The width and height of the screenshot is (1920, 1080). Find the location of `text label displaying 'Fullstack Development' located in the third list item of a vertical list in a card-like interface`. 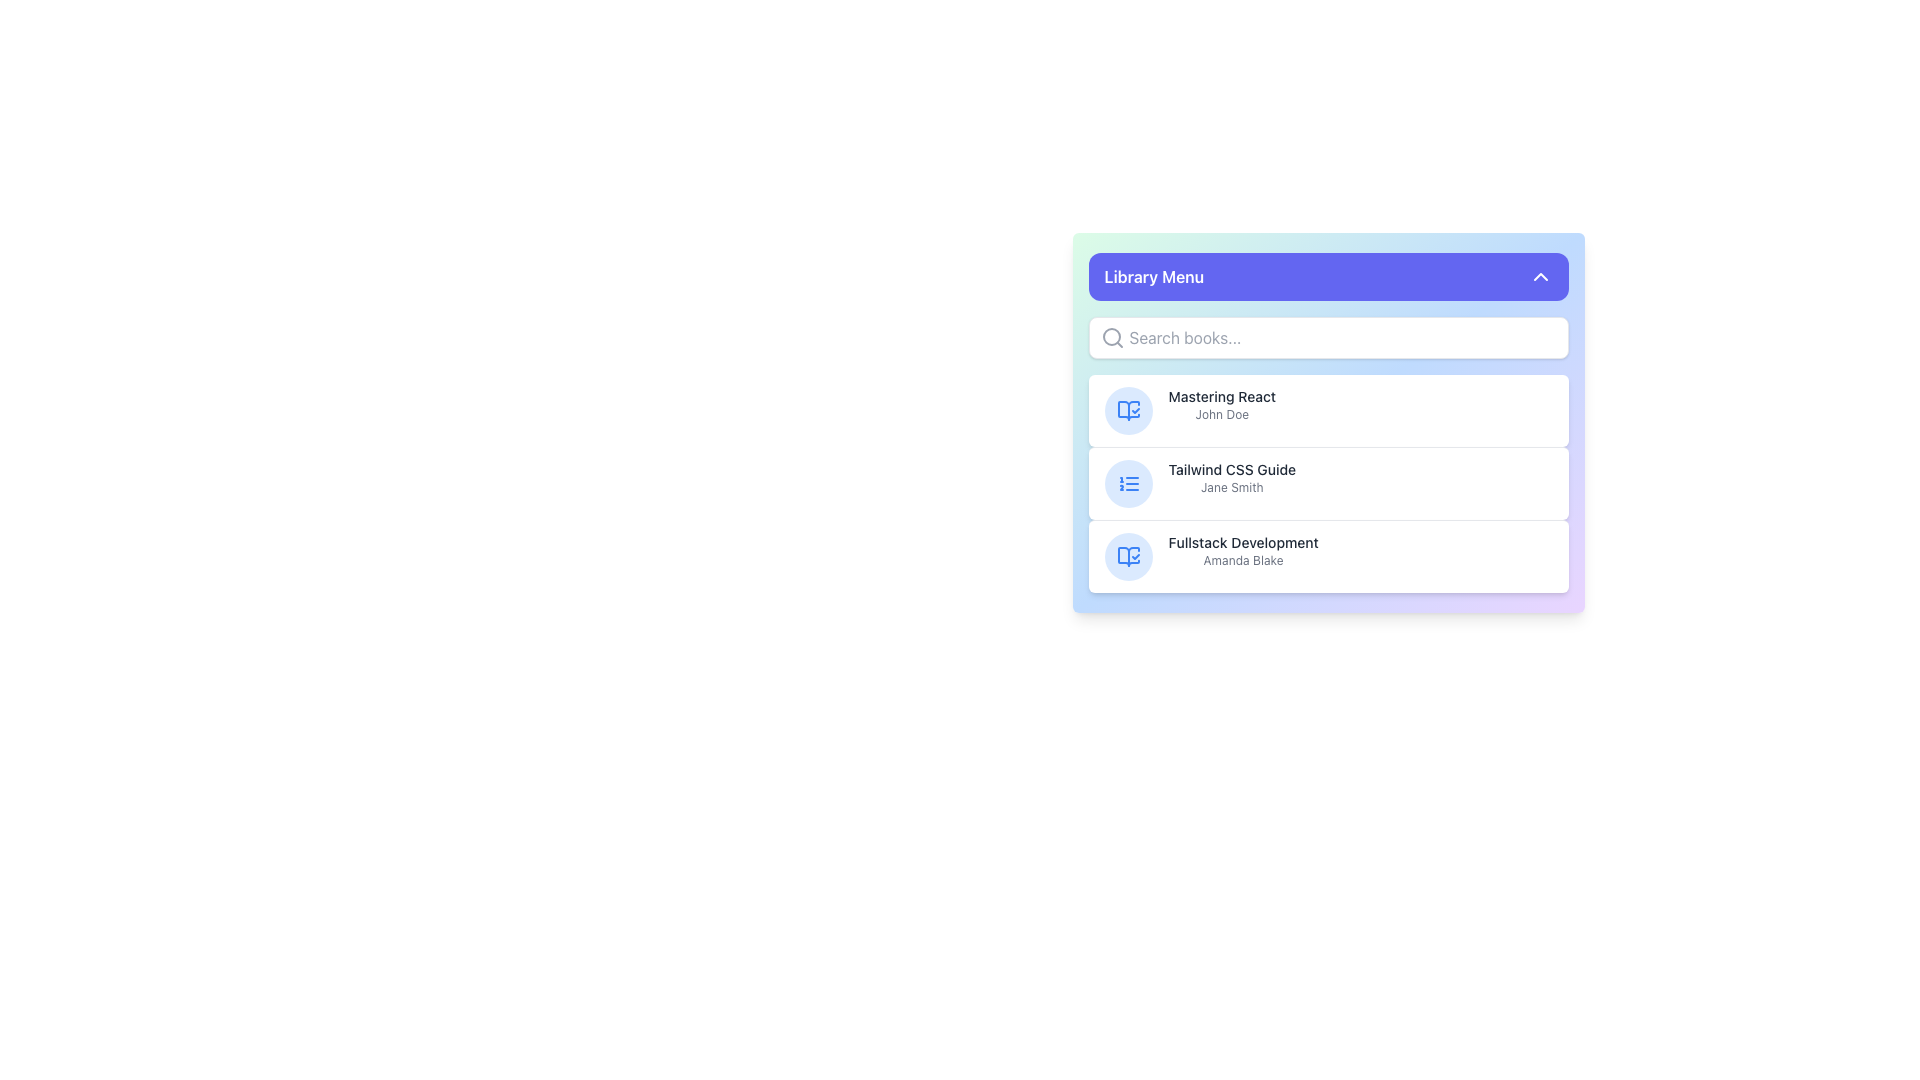

text label displaying 'Fullstack Development' located in the third list item of a vertical list in a card-like interface is located at coordinates (1242, 543).